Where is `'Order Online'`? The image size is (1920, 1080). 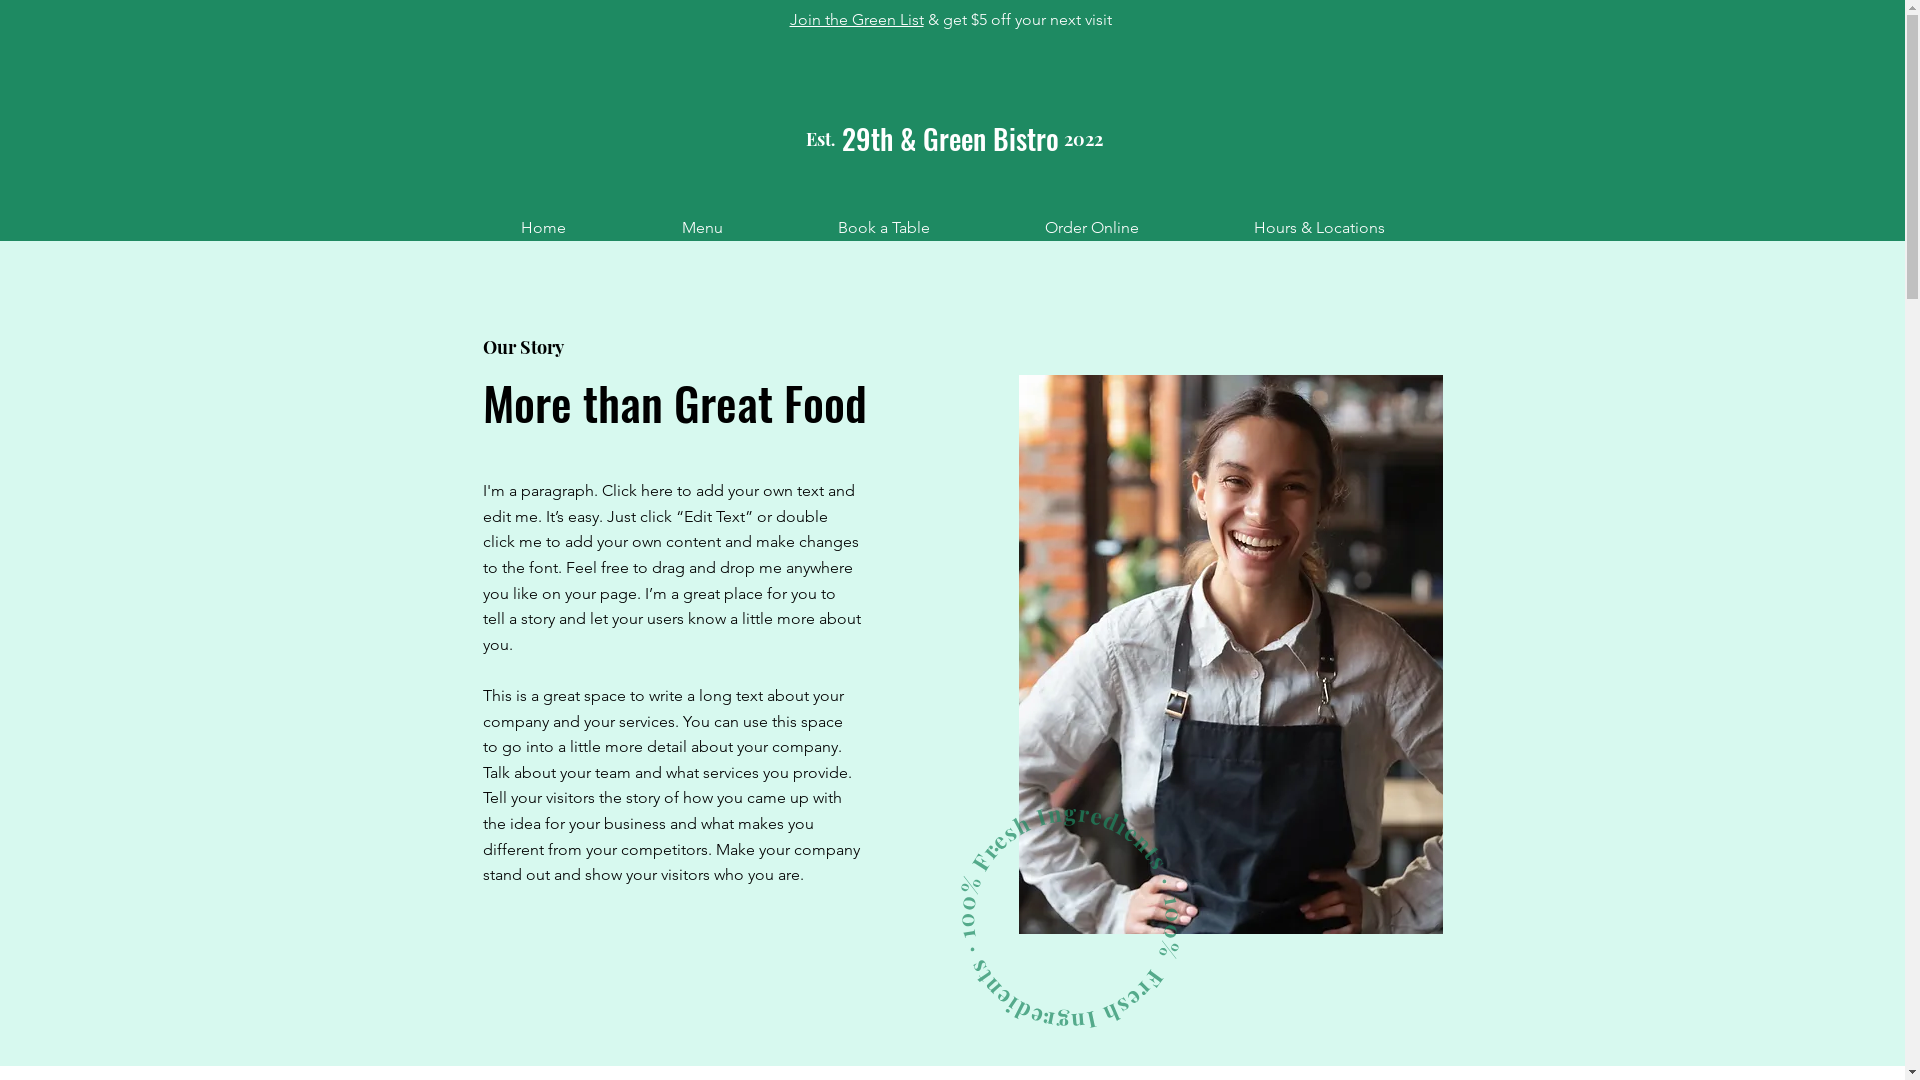 'Order Online' is located at coordinates (1091, 226).